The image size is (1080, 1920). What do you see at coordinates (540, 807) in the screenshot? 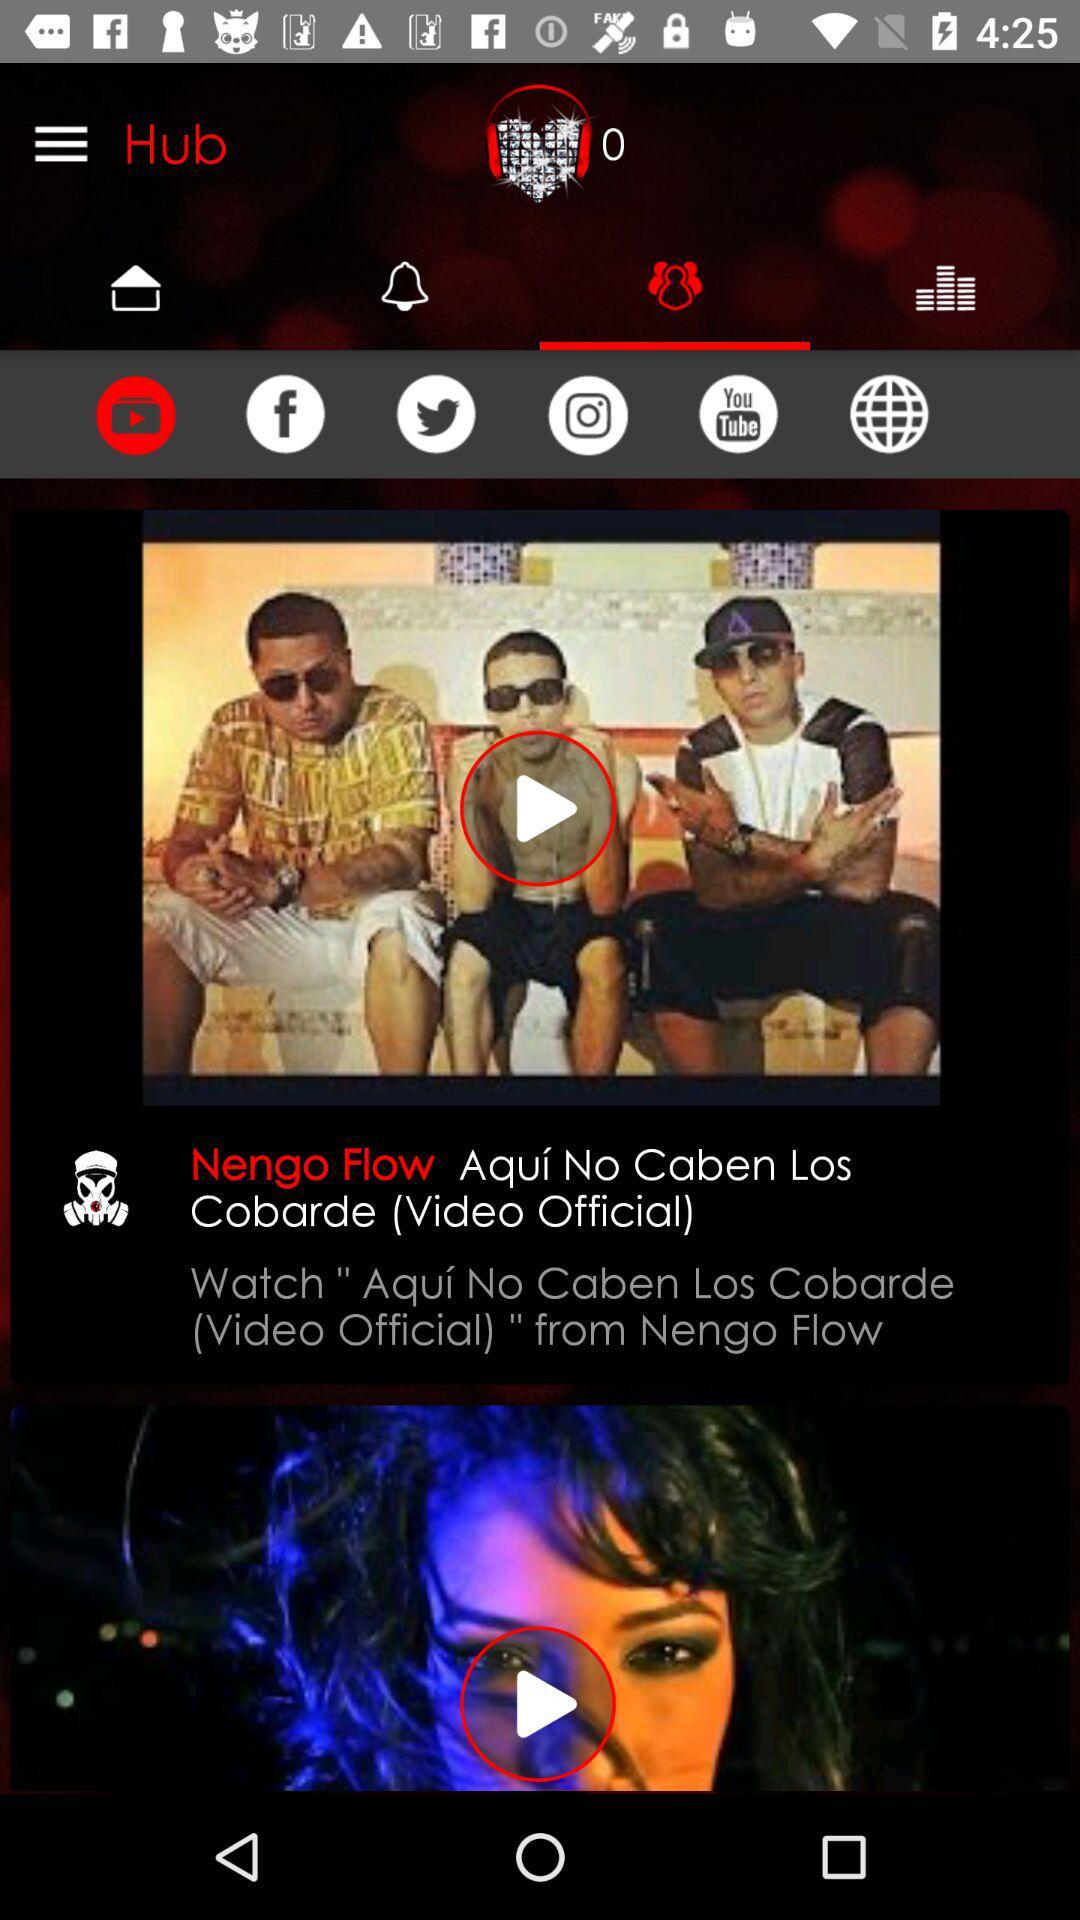
I see `video play button` at bounding box center [540, 807].